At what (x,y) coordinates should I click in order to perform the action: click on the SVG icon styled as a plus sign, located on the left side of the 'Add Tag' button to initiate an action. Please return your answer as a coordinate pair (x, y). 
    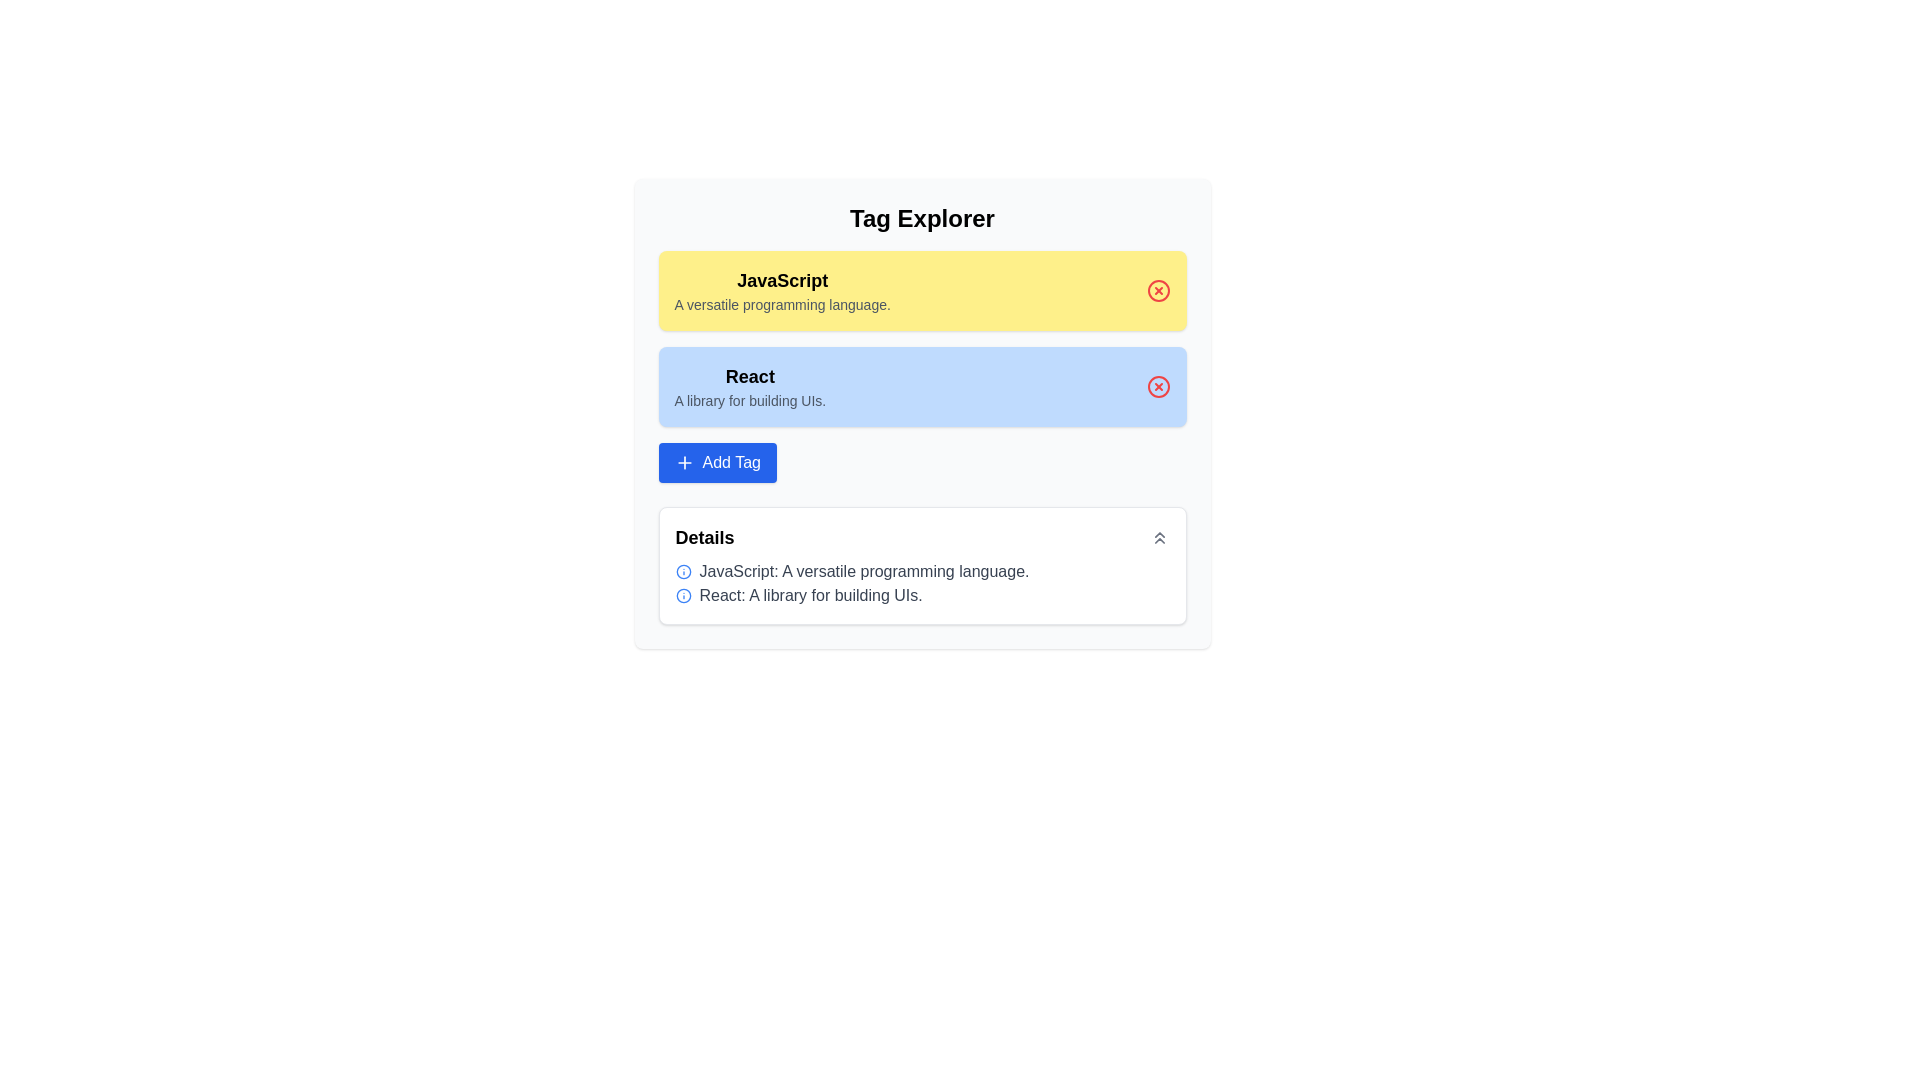
    Looking at the image, I should click on (684, 462).